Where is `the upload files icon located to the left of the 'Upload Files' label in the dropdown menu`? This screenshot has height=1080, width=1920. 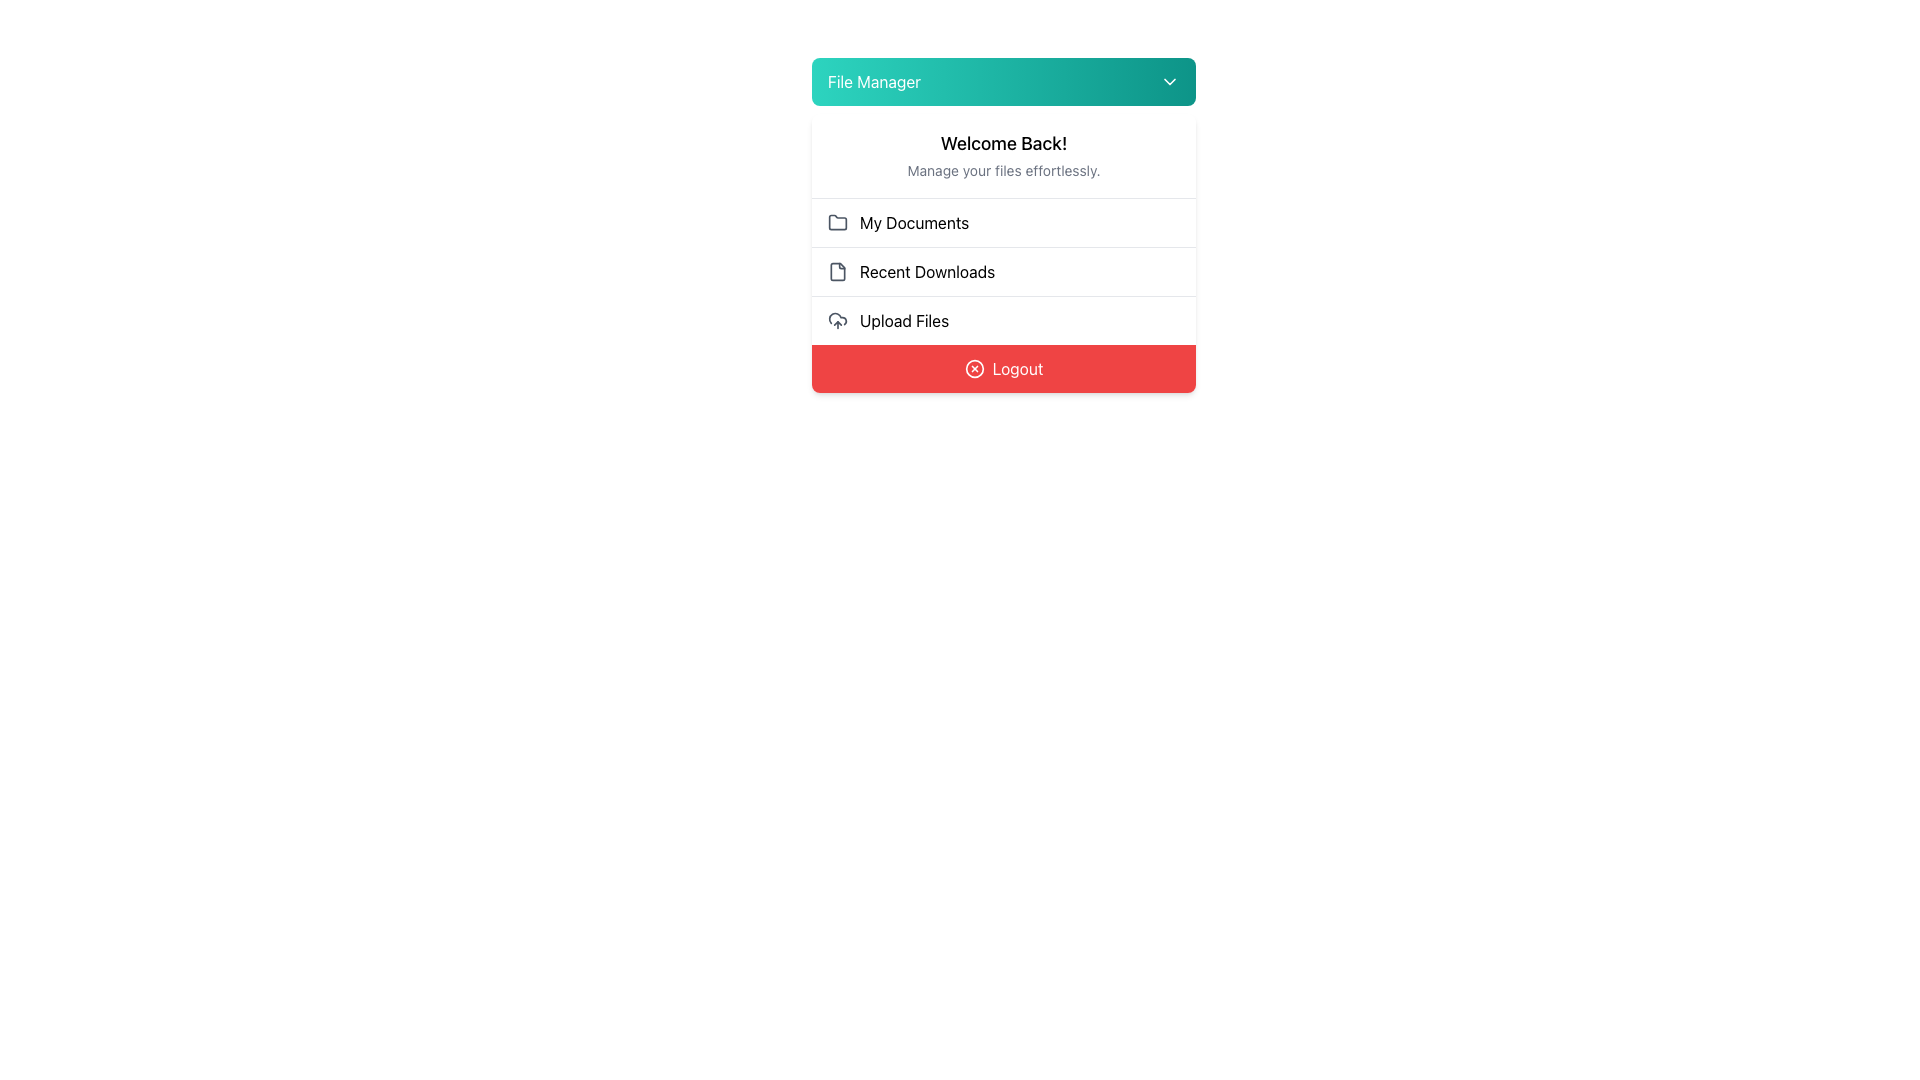 the upload files icon located to the left of the 'Upload Files' label in the dropdown menu is located at coordinates (838, 319).